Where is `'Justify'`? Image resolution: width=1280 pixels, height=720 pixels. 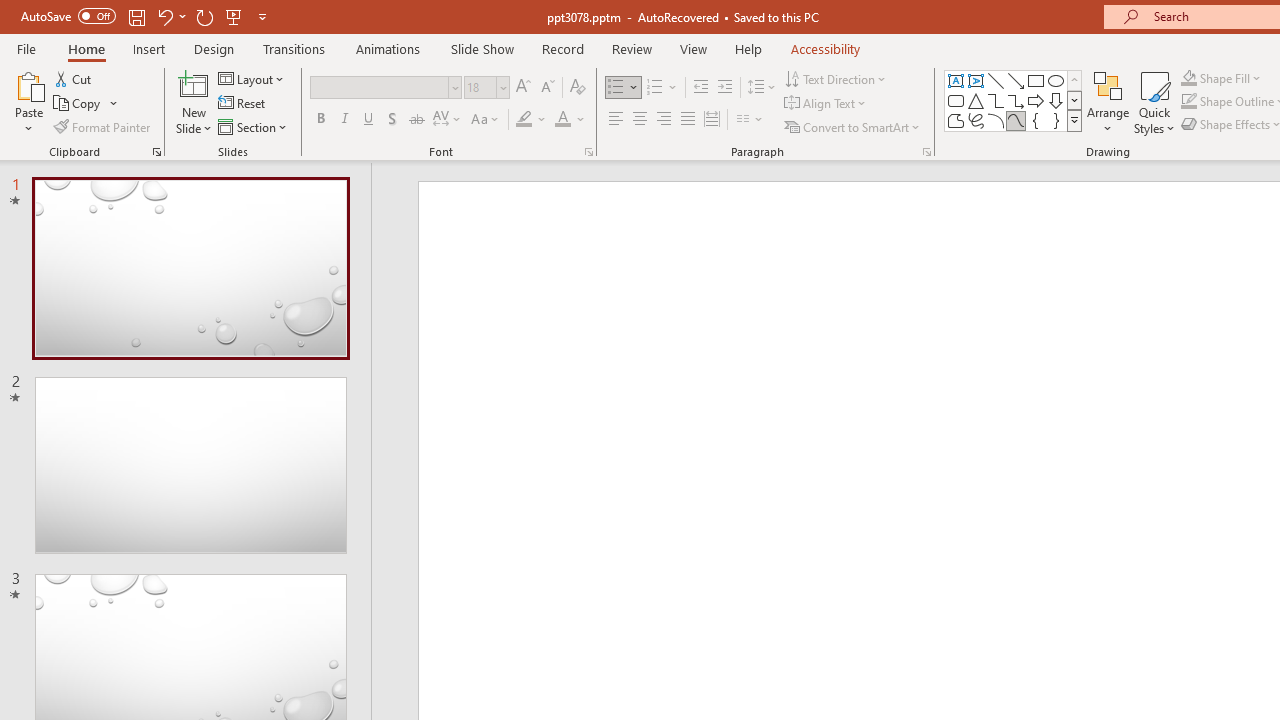
'Justify' is located at coordinates (688, 119).